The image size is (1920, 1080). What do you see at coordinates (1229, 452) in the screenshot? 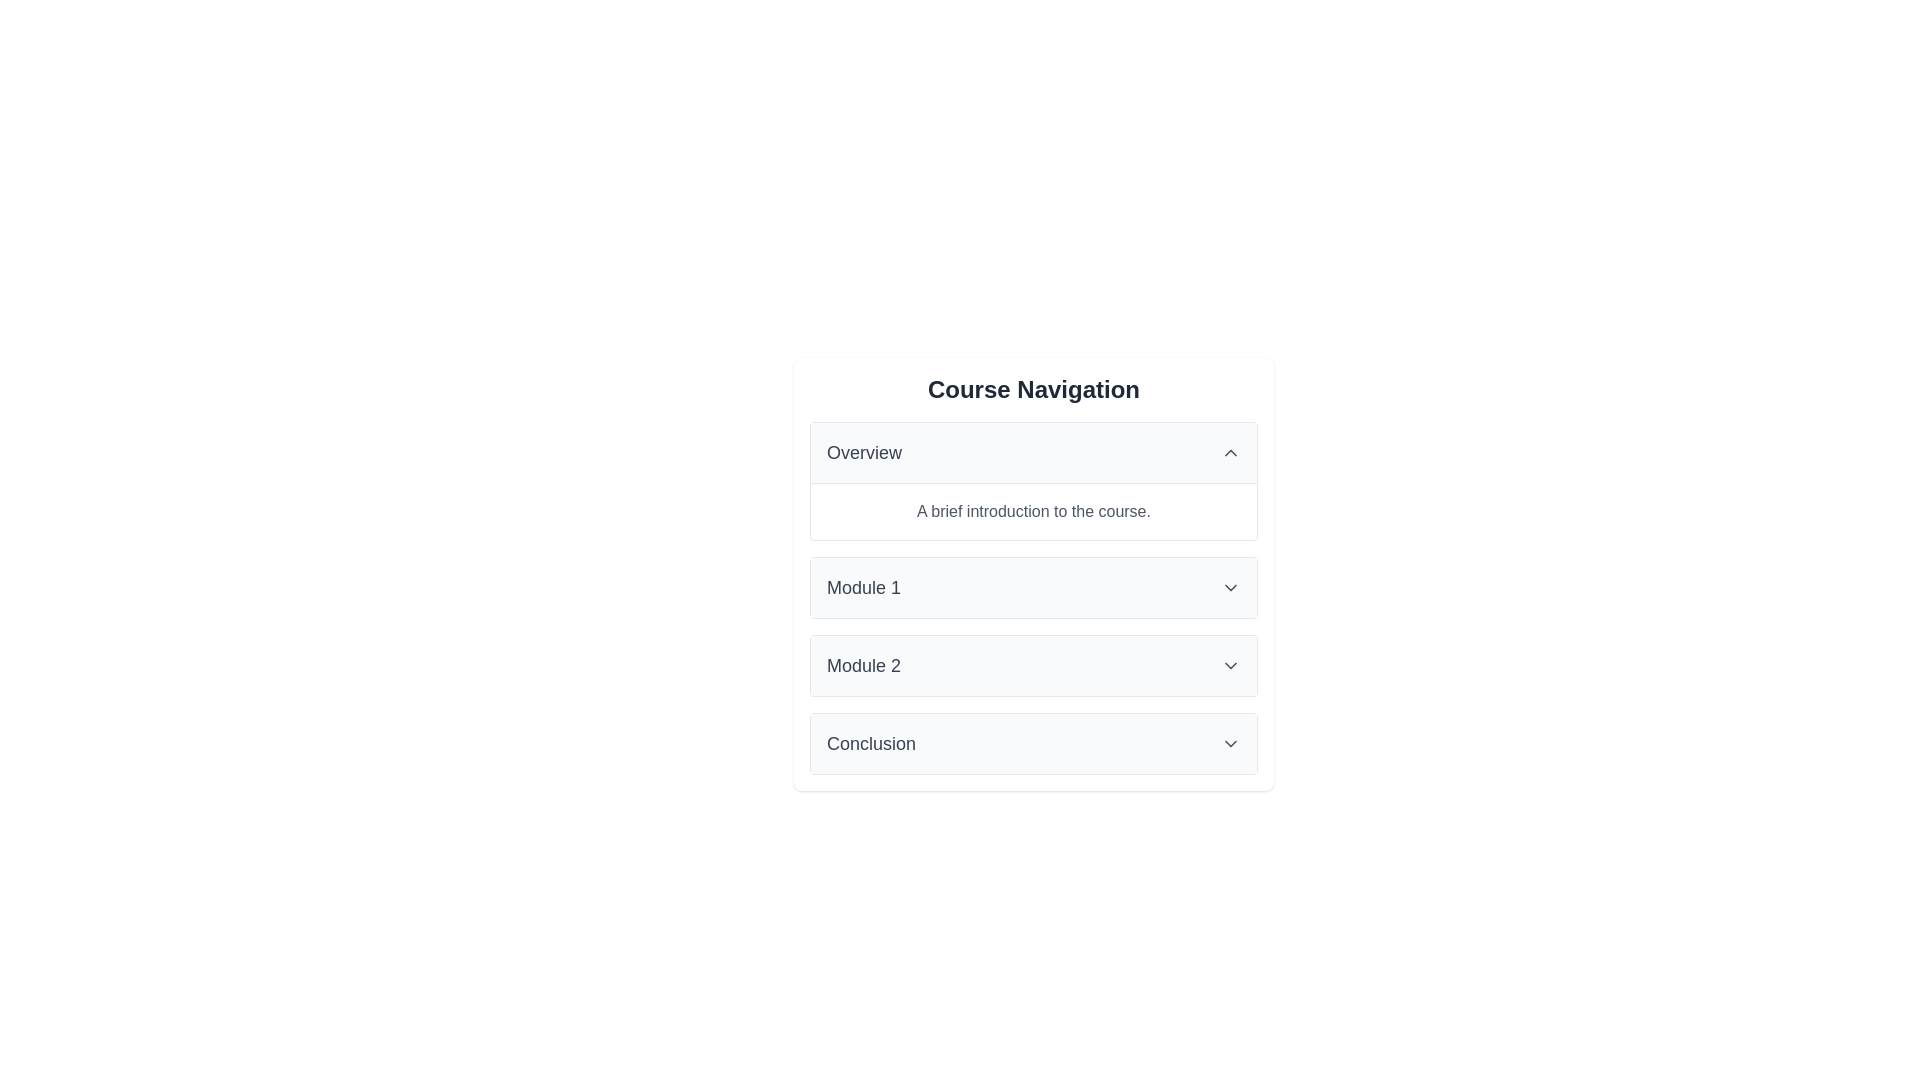
I see `the chevron icon located on the right side of the 'Overview' section header in the navigation panel` at bounding box center [1229, 452].